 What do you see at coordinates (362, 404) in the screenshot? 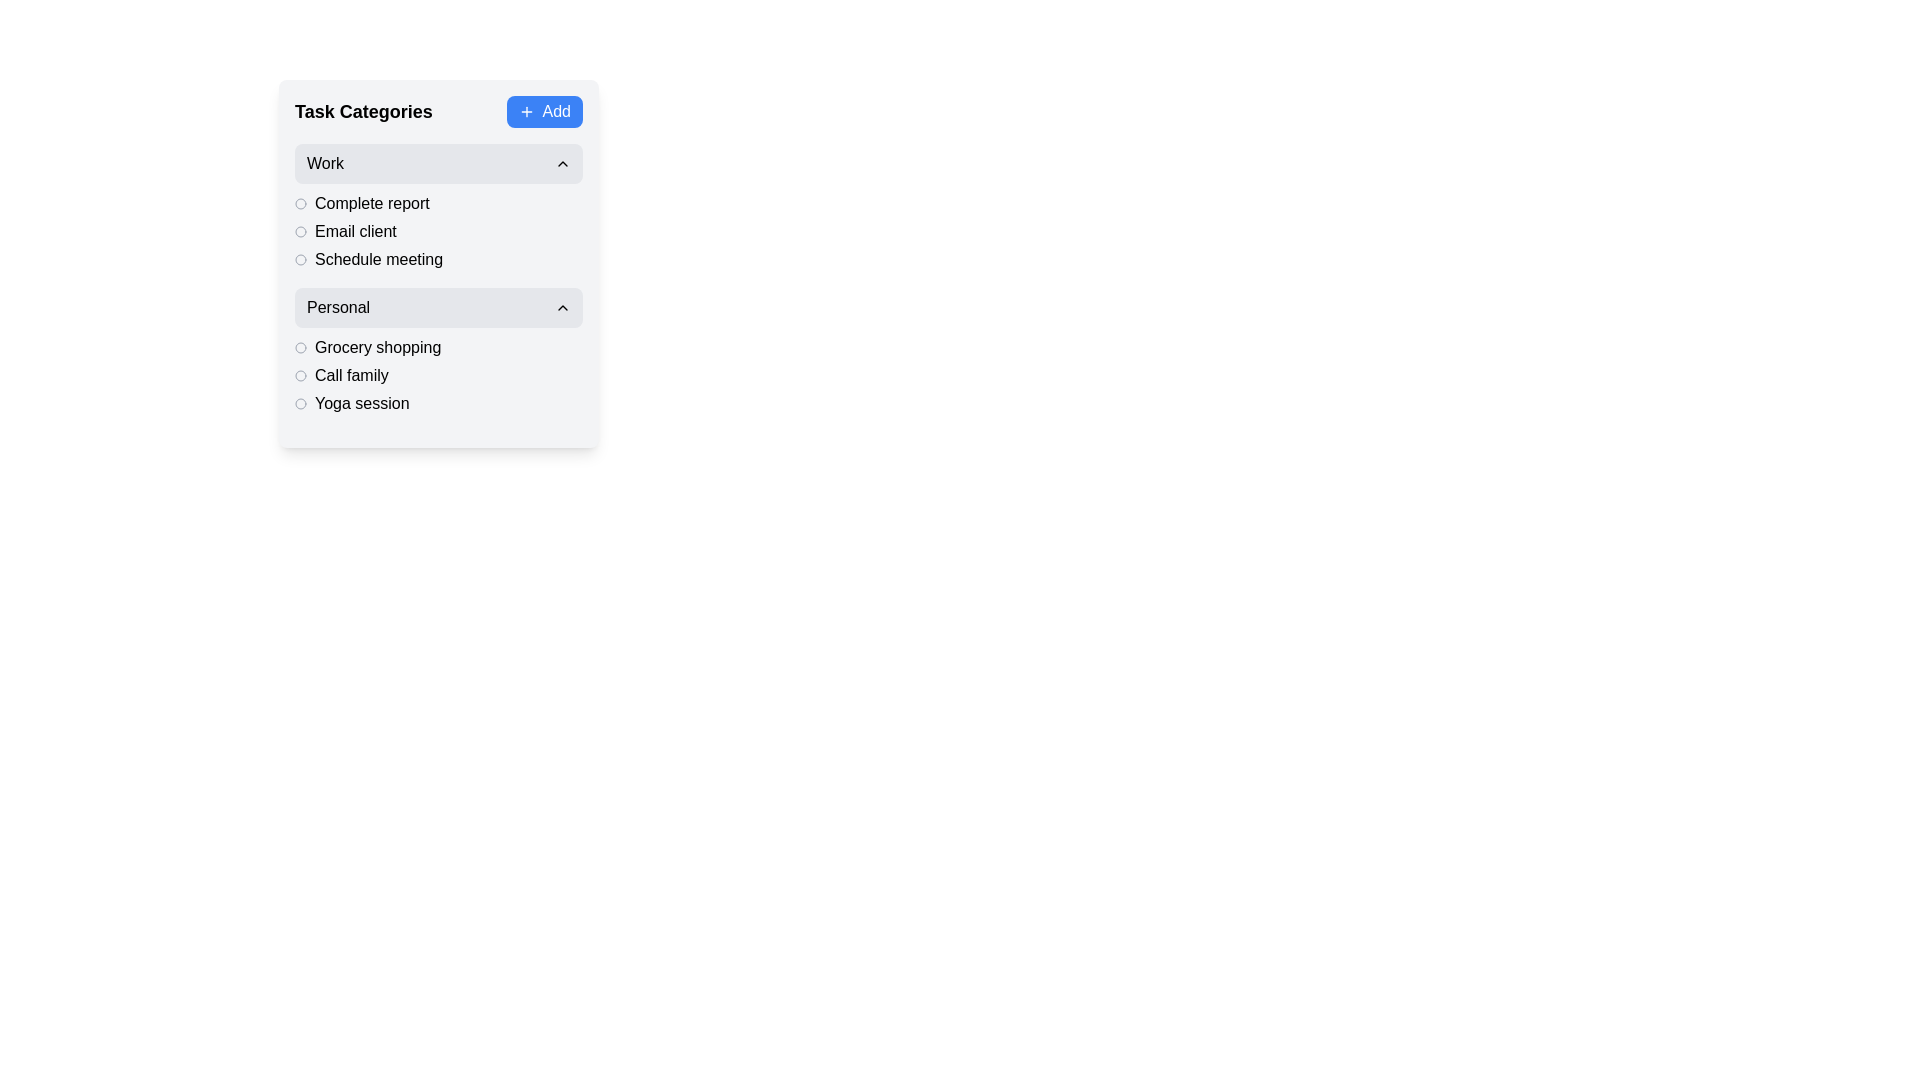
I see `the text label that identifies the task 'Yoga session' located at the bottom of the 'Personal' category sublist` at bounding box center [362, 404].